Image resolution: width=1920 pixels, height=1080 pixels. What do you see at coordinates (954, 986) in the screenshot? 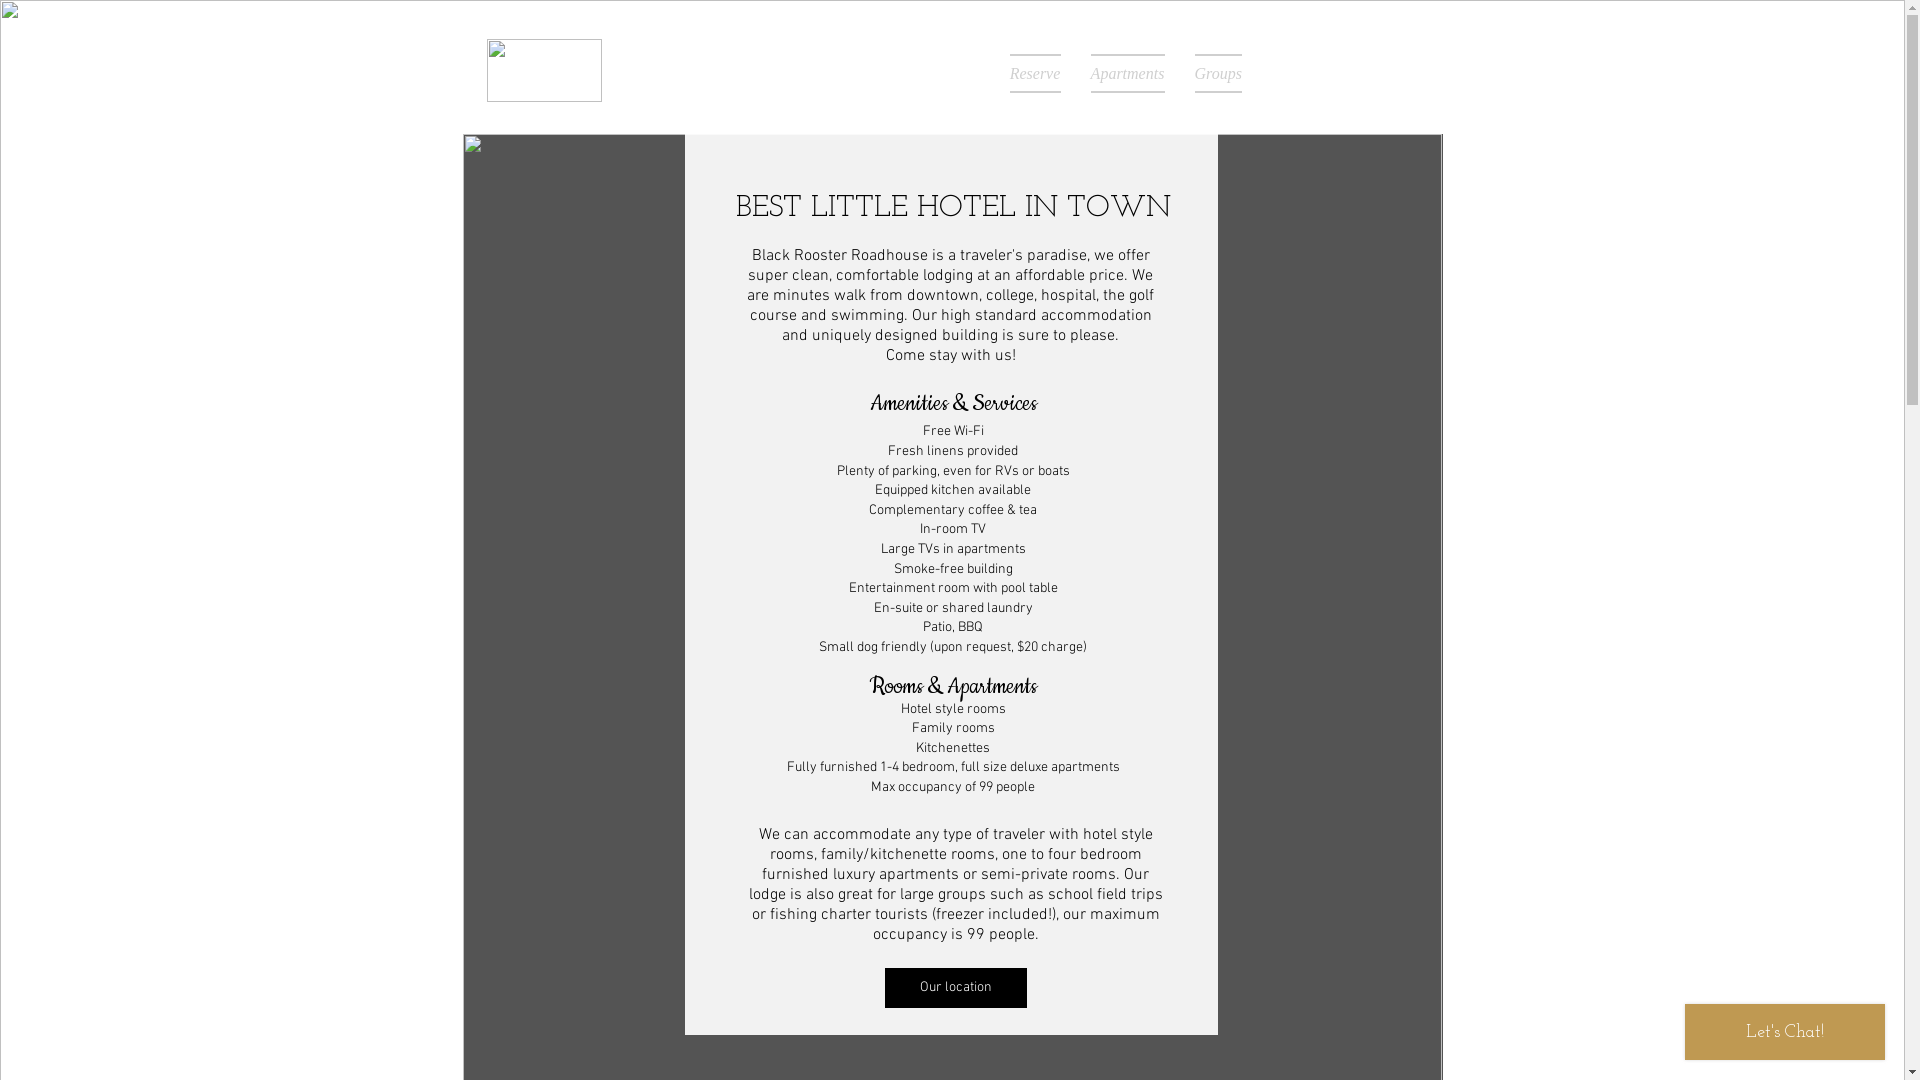
I see `'Our location'` at bounding box center [954, 986].